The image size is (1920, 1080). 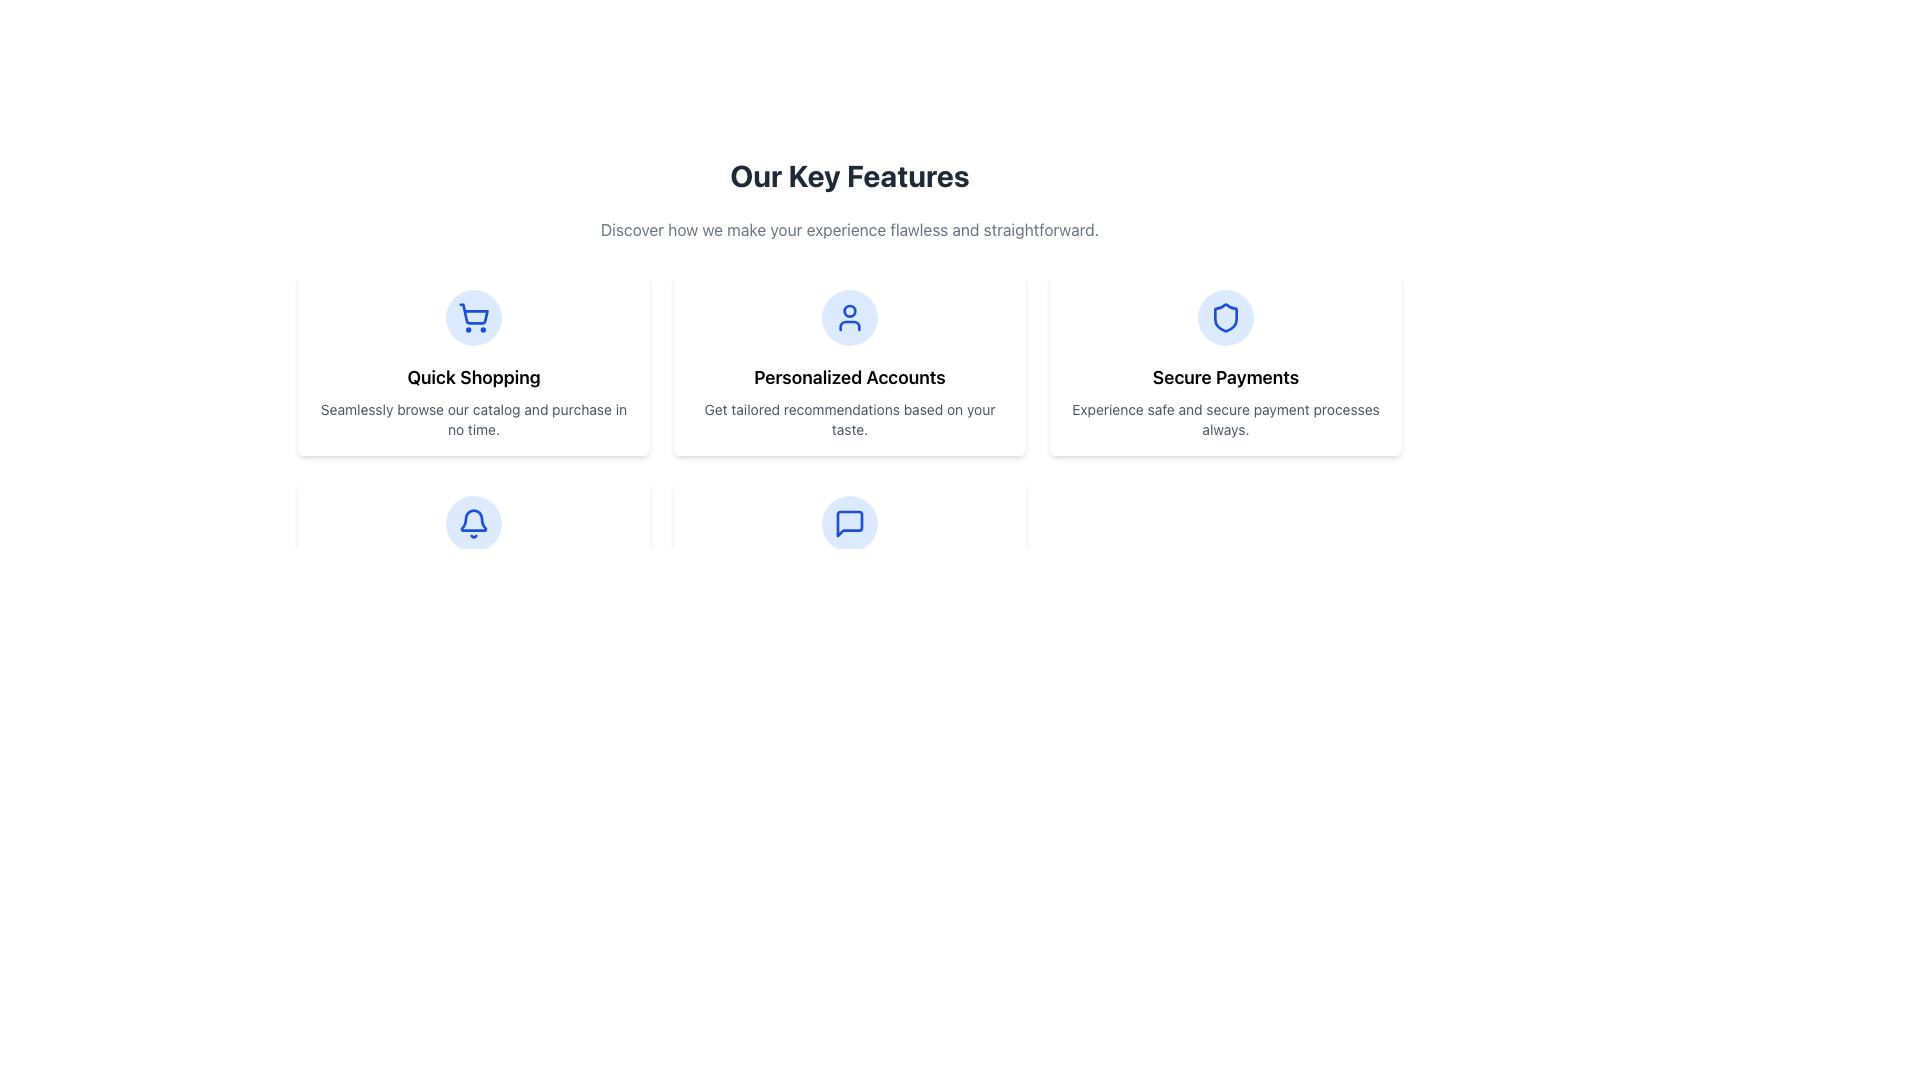 I want to click on the shopping-cart icon with a blue outline and circular blue wheels, located inside the rounded blue background circle in the leftmost feature card under 'Our Key Features', so click(x=473, y=316).